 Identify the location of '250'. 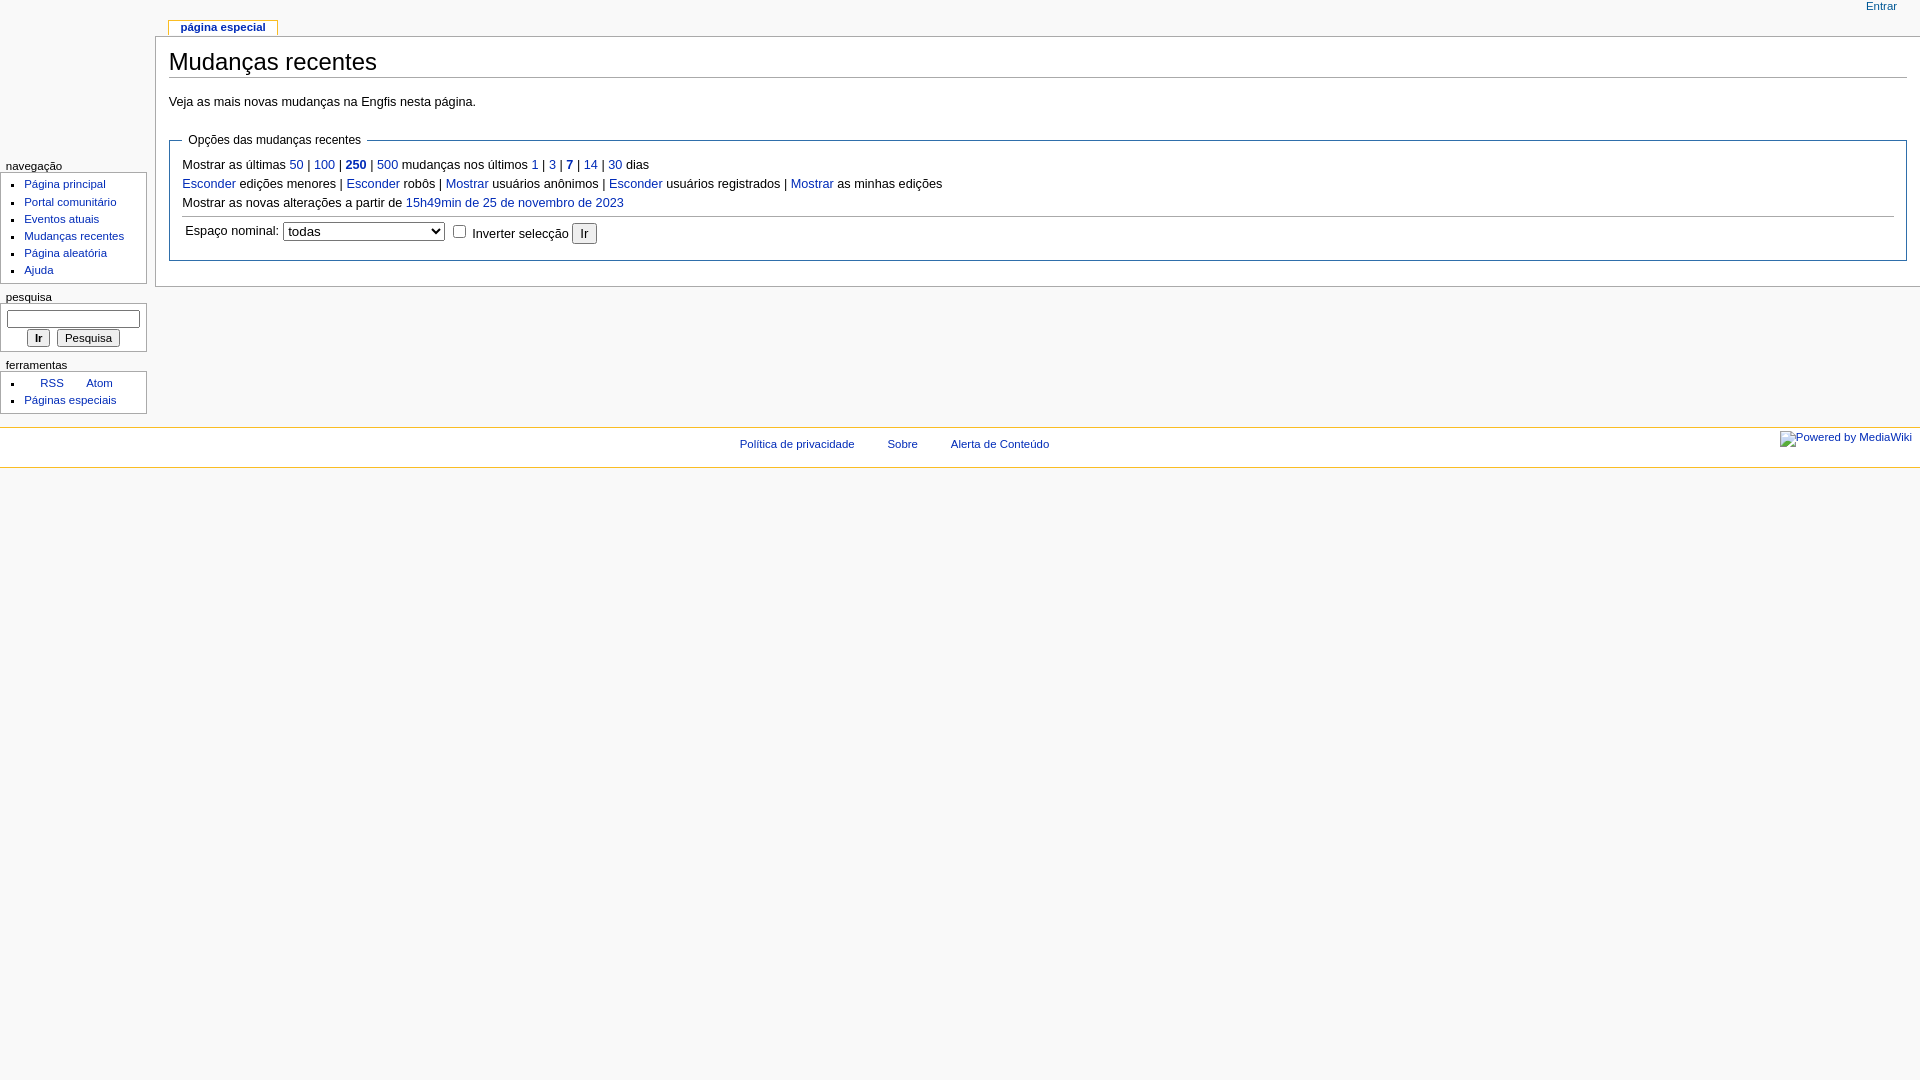
(356, 164).